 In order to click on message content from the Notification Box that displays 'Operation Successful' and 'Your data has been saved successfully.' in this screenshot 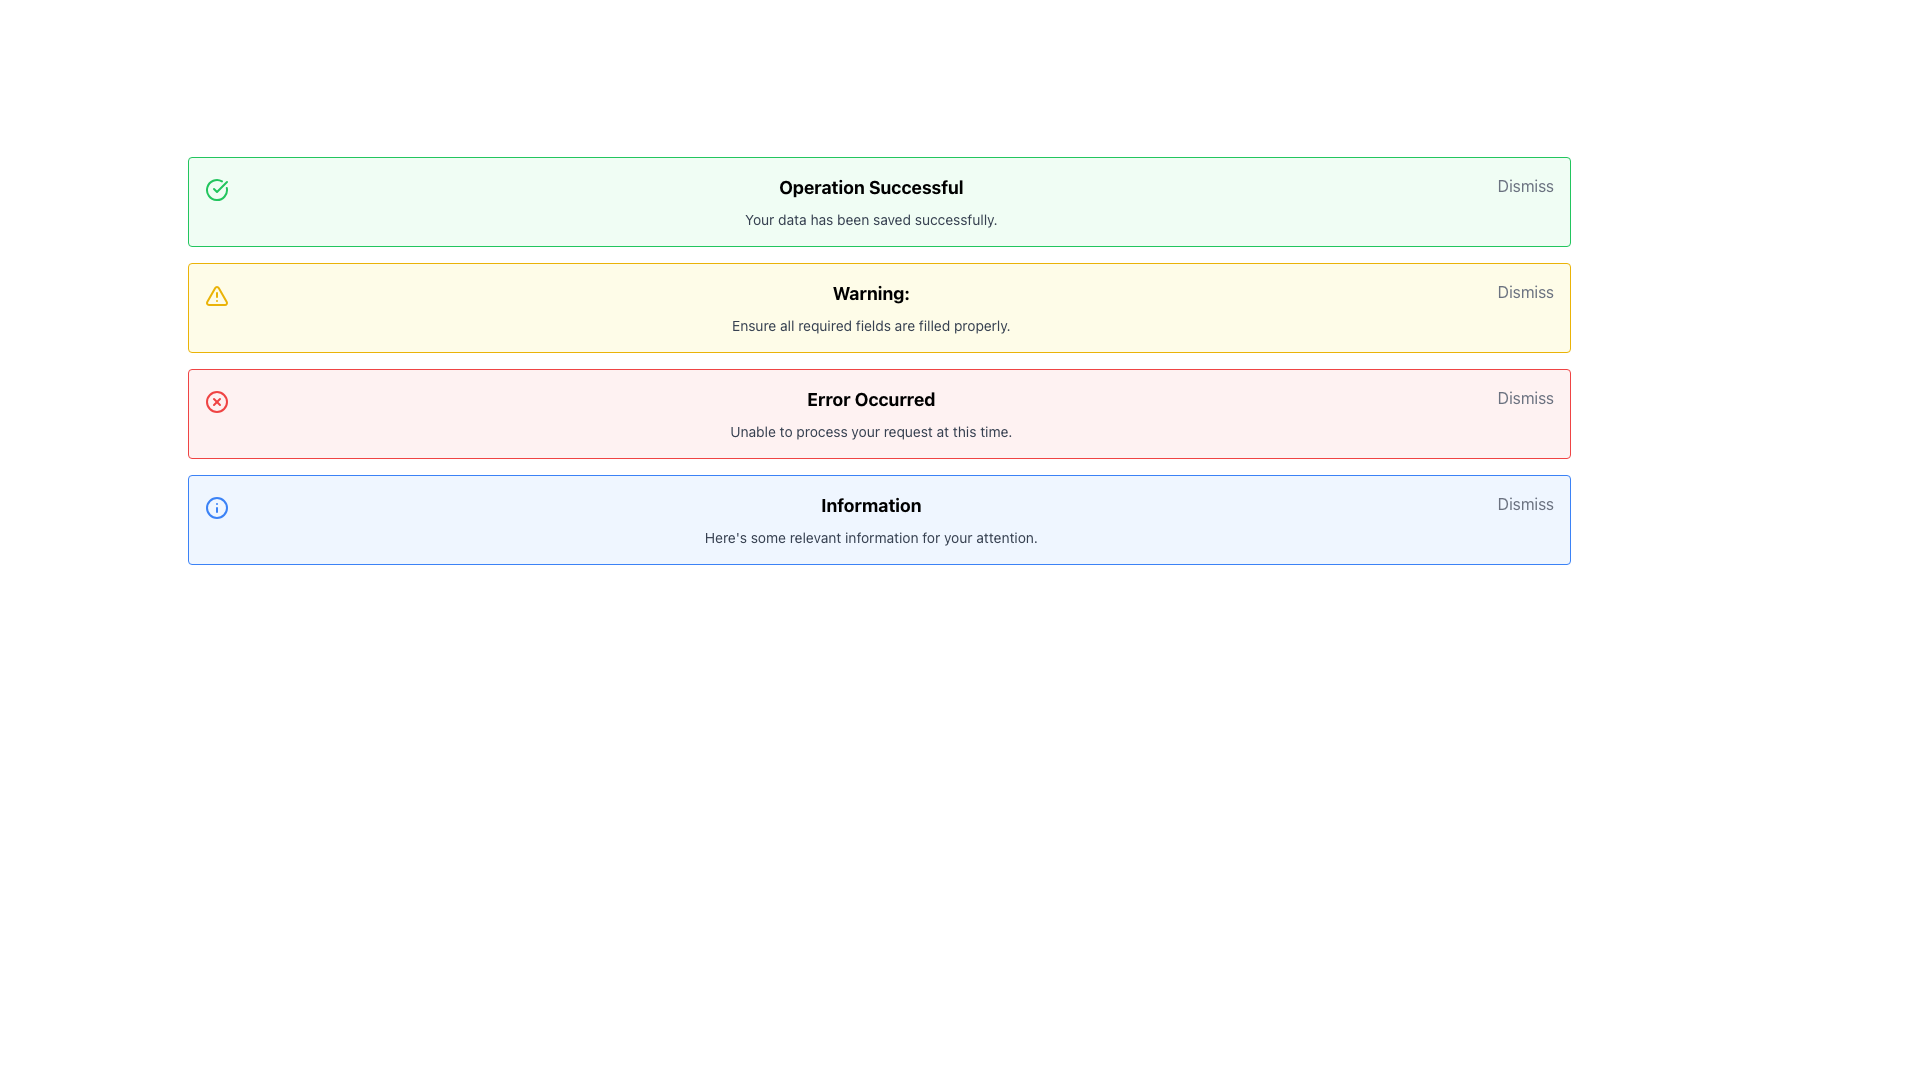, I will do `click(879, 201)`.